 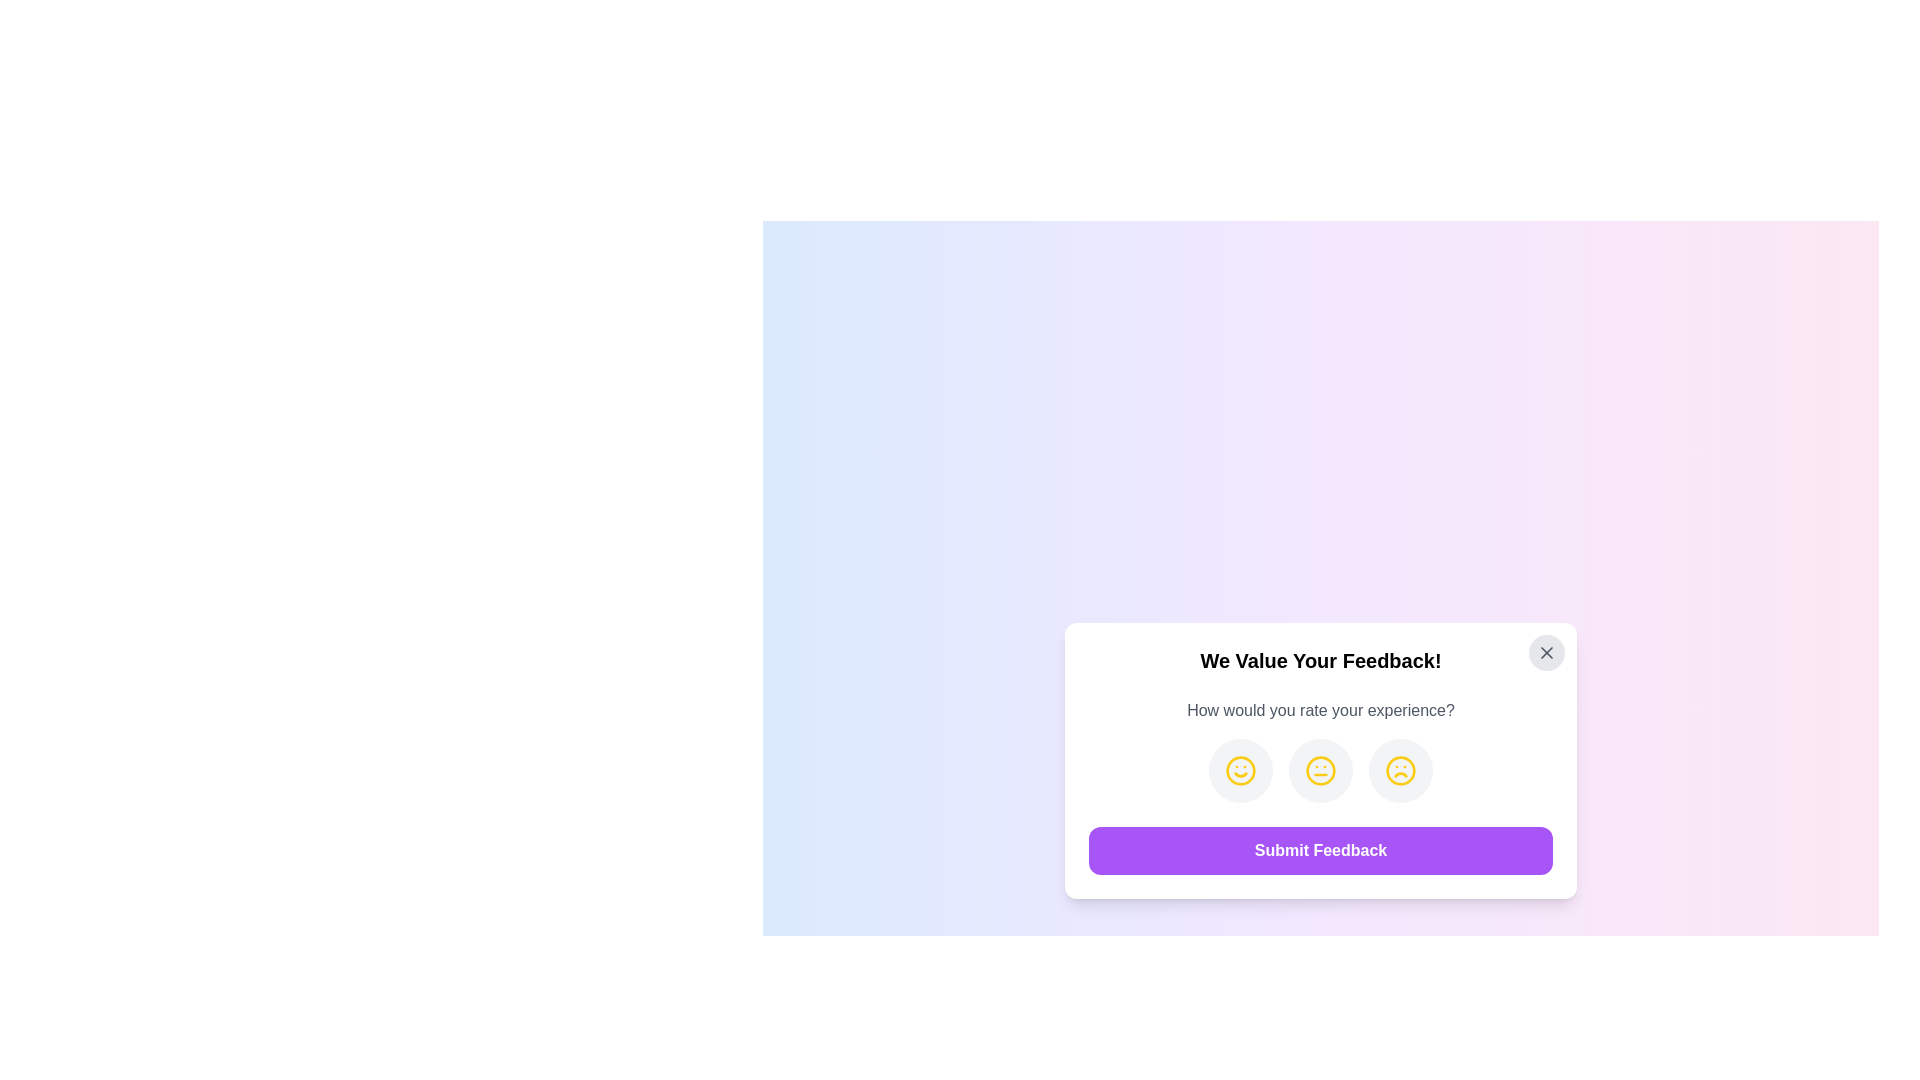 What do you see at coordinates (1320, 760) in the screenshot?
I see `the neutral face rating circle` at bounding box center [1320, 760].